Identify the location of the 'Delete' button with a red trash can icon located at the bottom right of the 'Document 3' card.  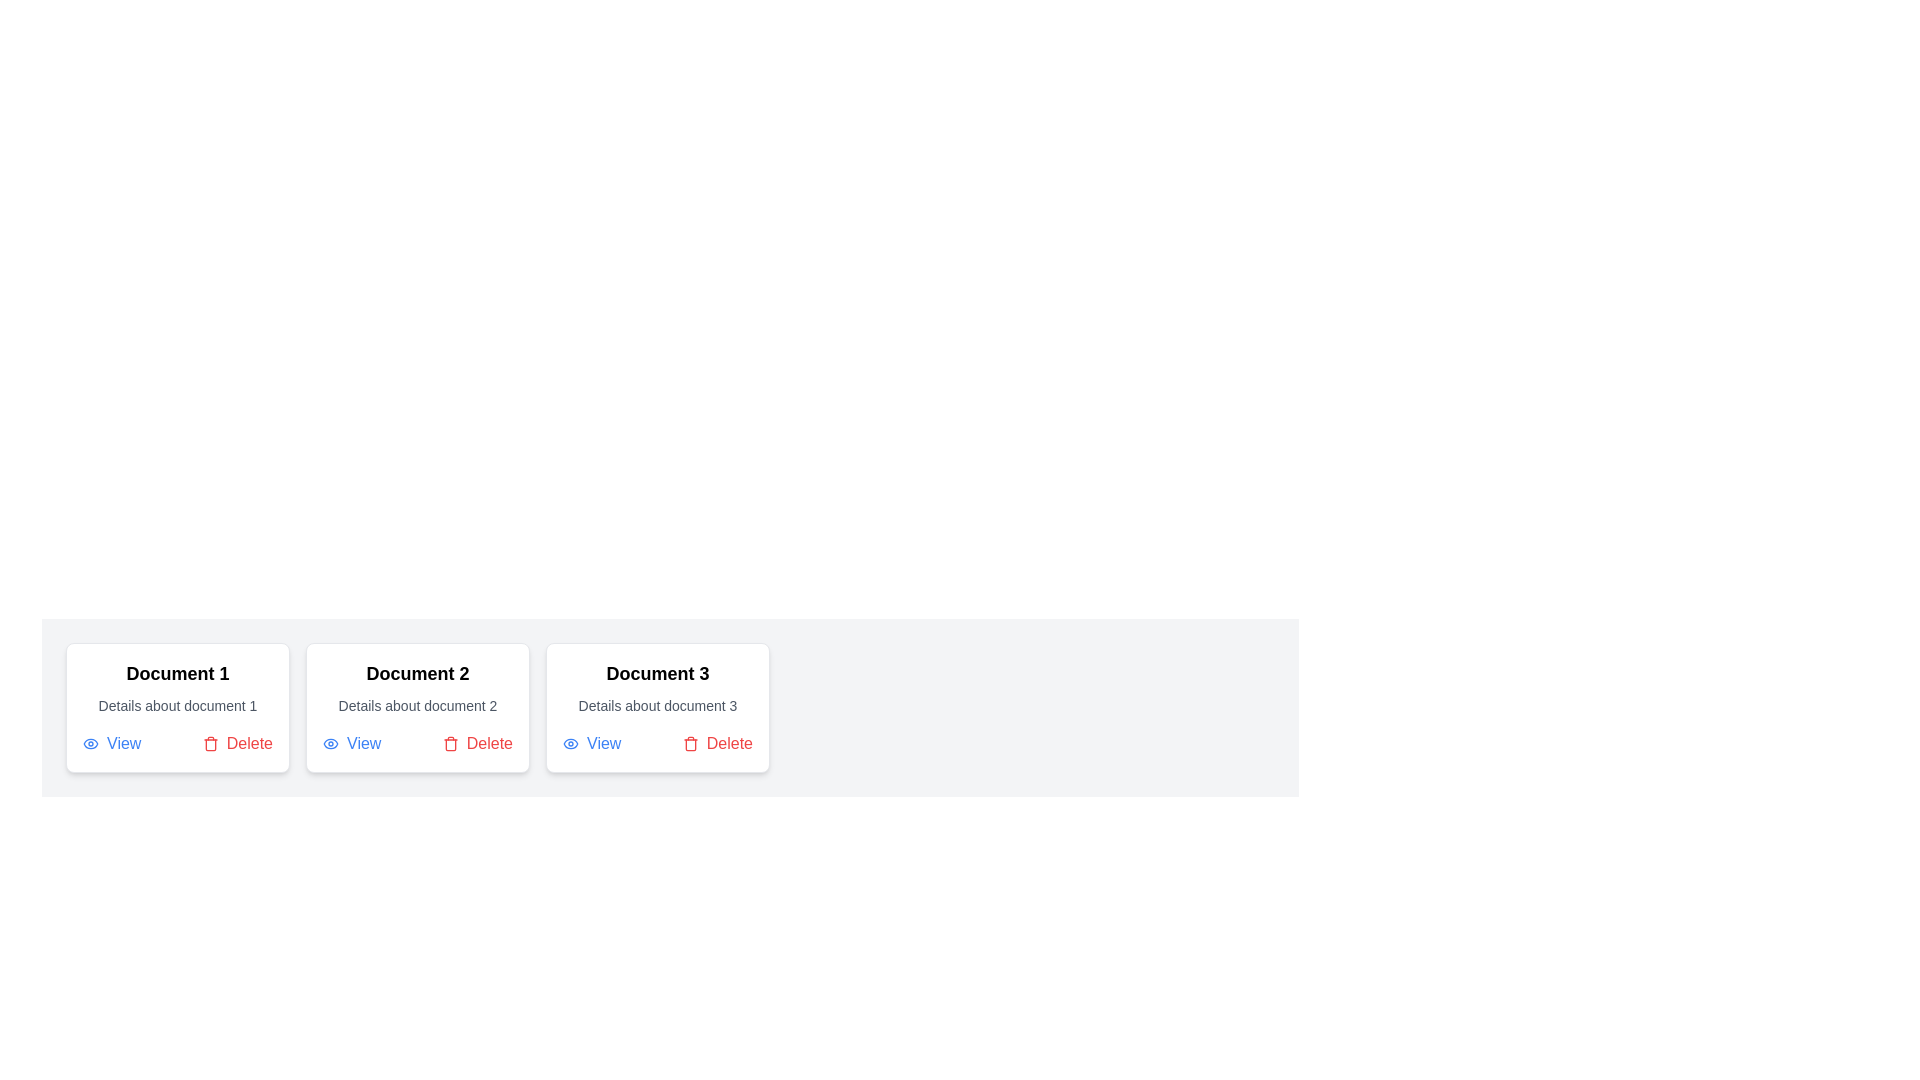
(717, 744).